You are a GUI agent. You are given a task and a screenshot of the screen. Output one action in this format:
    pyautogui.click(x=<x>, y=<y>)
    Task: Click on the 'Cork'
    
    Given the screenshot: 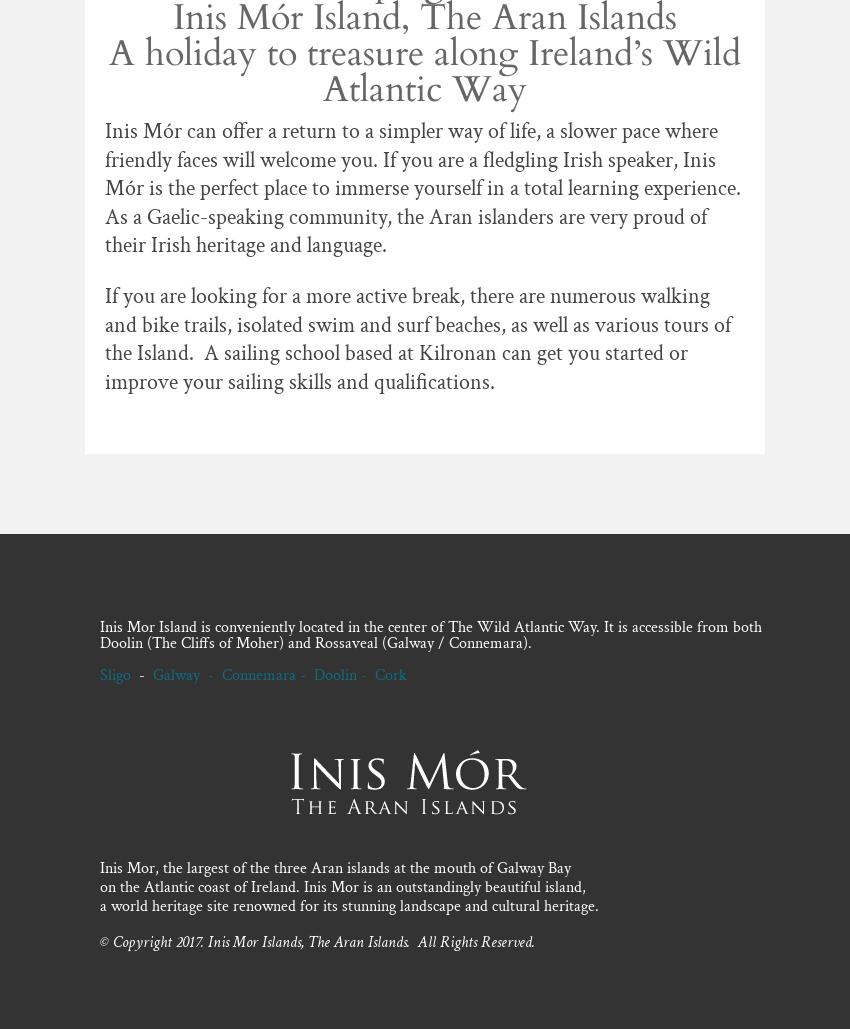 What is the action you would take?
    pyautogui.click(x=391, y=673)
    